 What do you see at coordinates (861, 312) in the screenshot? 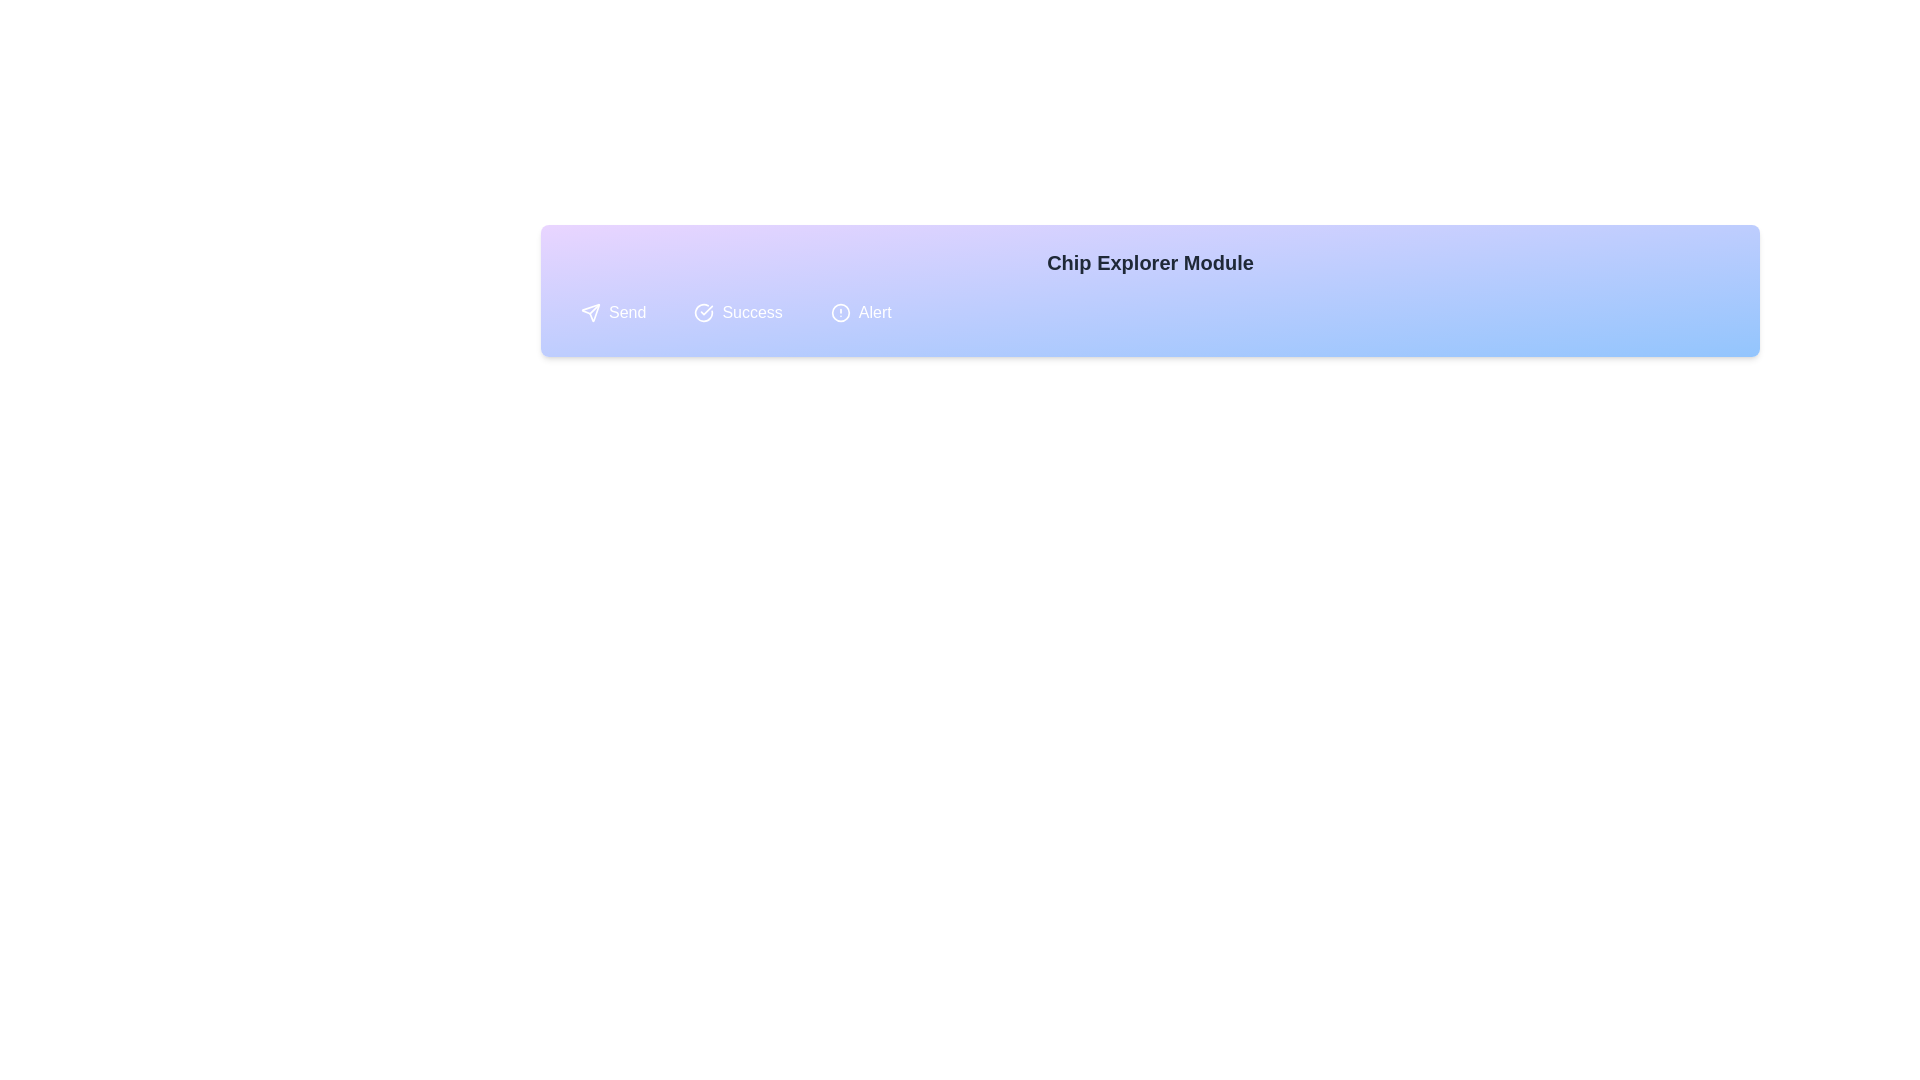
I see `the chip labeled Alert` at bounding box center [861, 312].